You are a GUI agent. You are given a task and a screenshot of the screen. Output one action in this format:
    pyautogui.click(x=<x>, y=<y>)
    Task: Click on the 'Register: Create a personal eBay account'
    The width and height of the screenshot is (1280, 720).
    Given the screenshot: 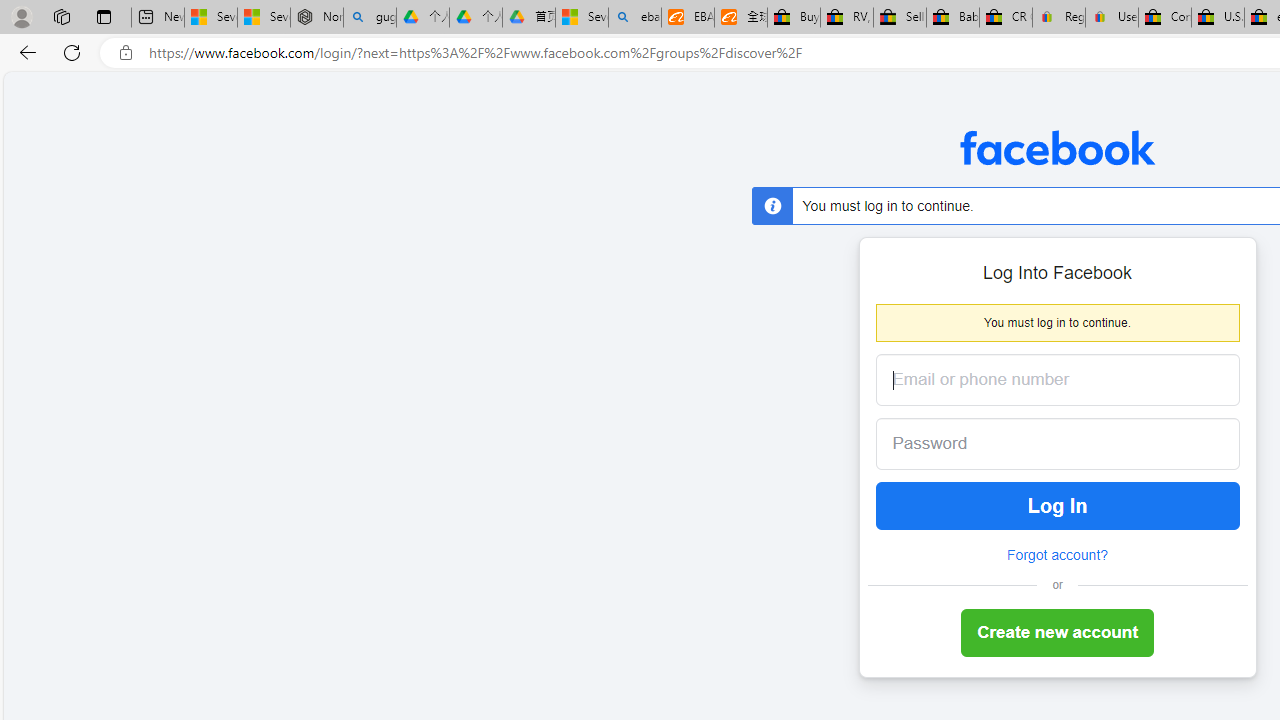 What is the action you would take?
    pyautogui.click(x=1058, y=17)
    